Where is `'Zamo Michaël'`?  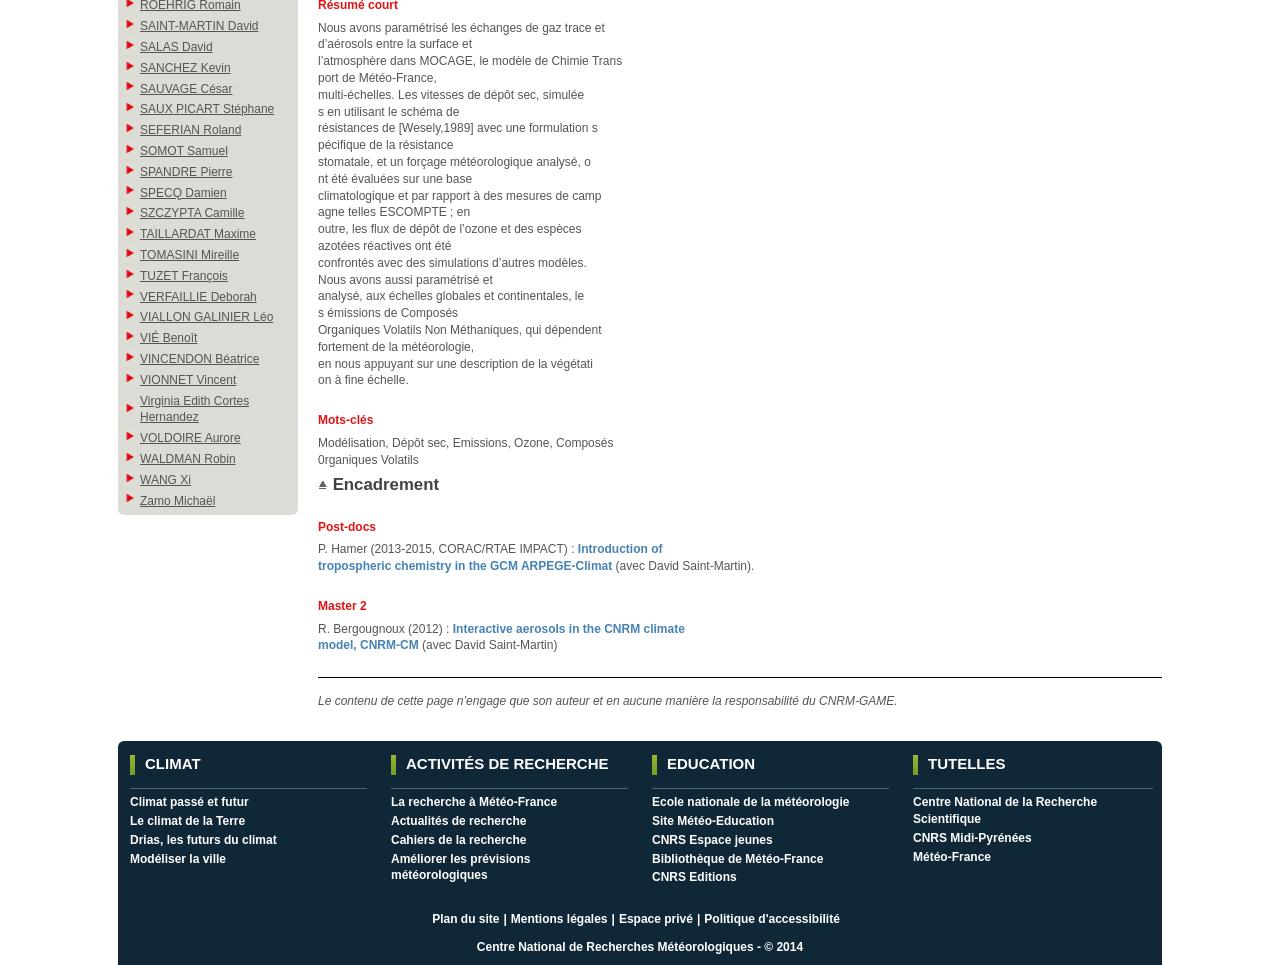
'Zamo Michaël' is located at coordinates (177, 499).